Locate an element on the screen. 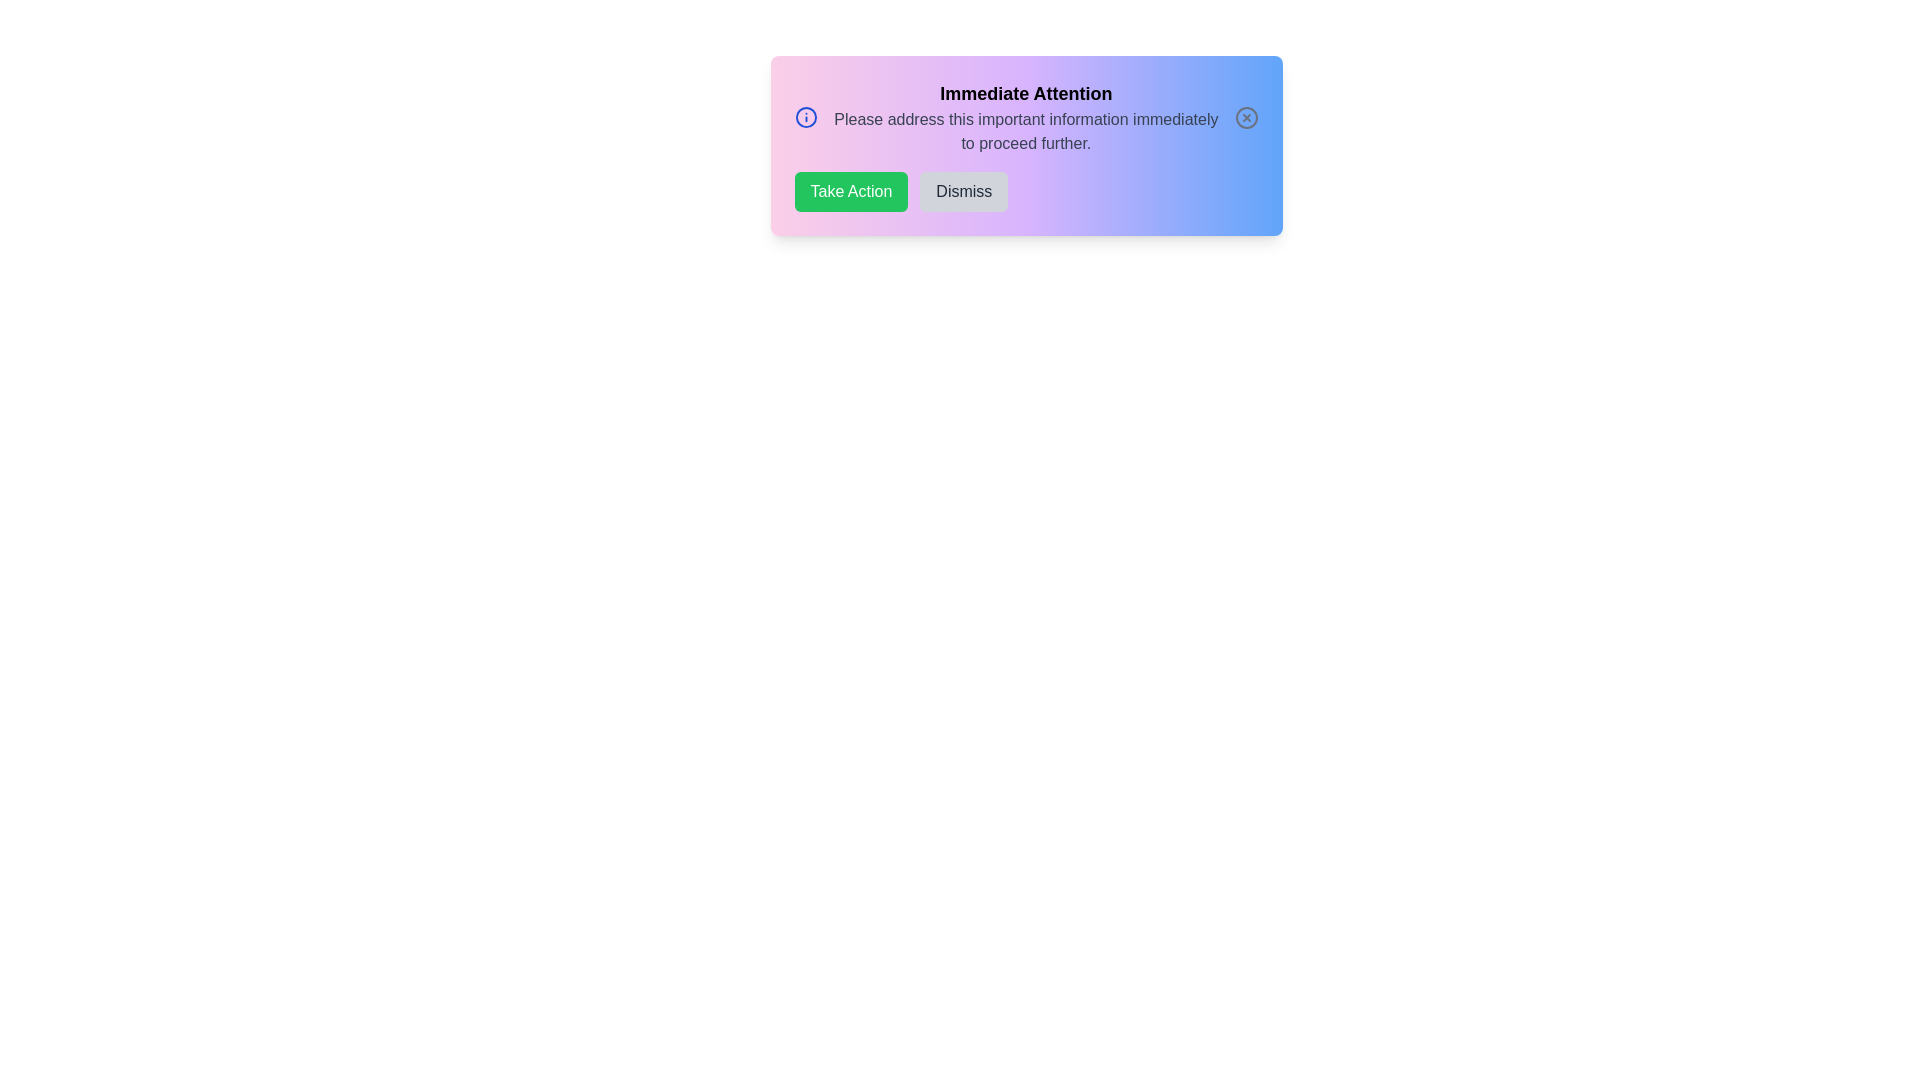 This screenshot has width=1920, height=1080. the 'Take Action' button to execute the action is located at coordinates (850, 192).